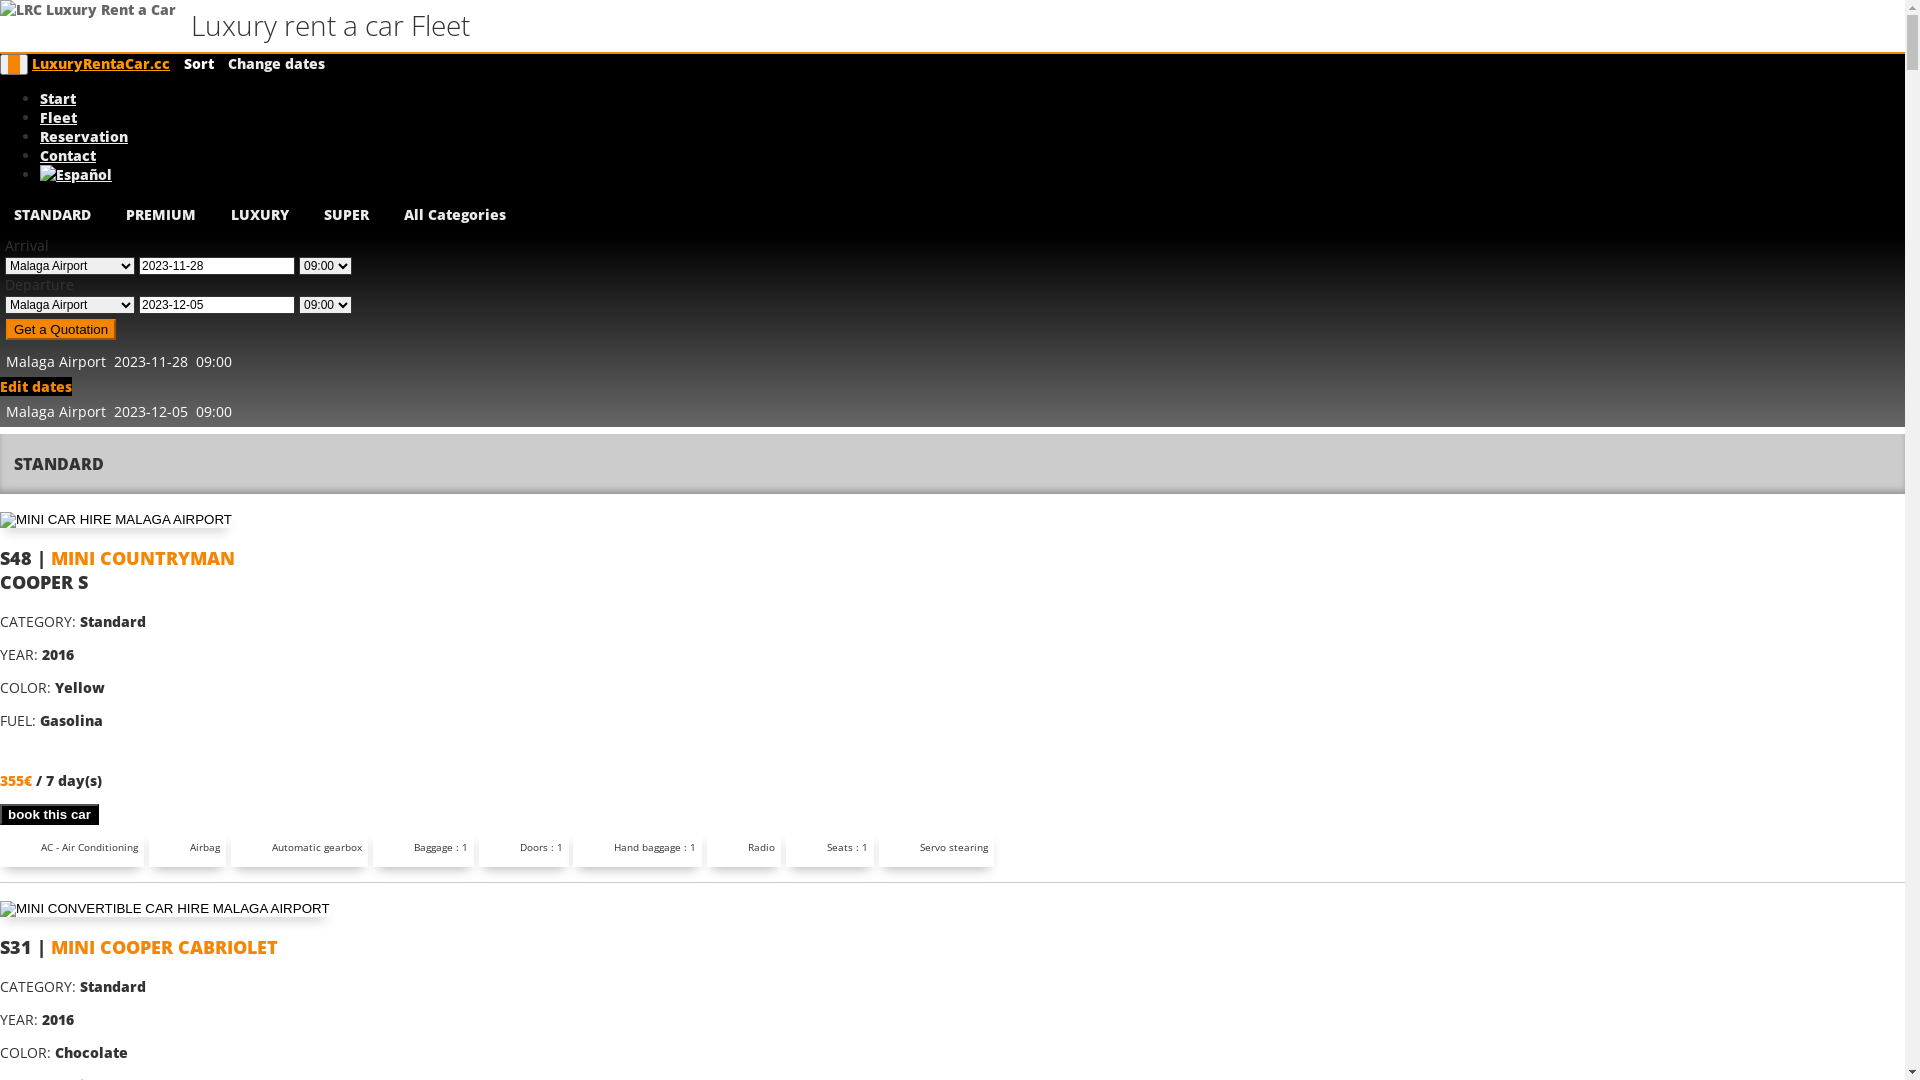  What do you see at coordinates (198, 62) in the screenshot?
I see `'Sort'` at bounding box center [198, 62].